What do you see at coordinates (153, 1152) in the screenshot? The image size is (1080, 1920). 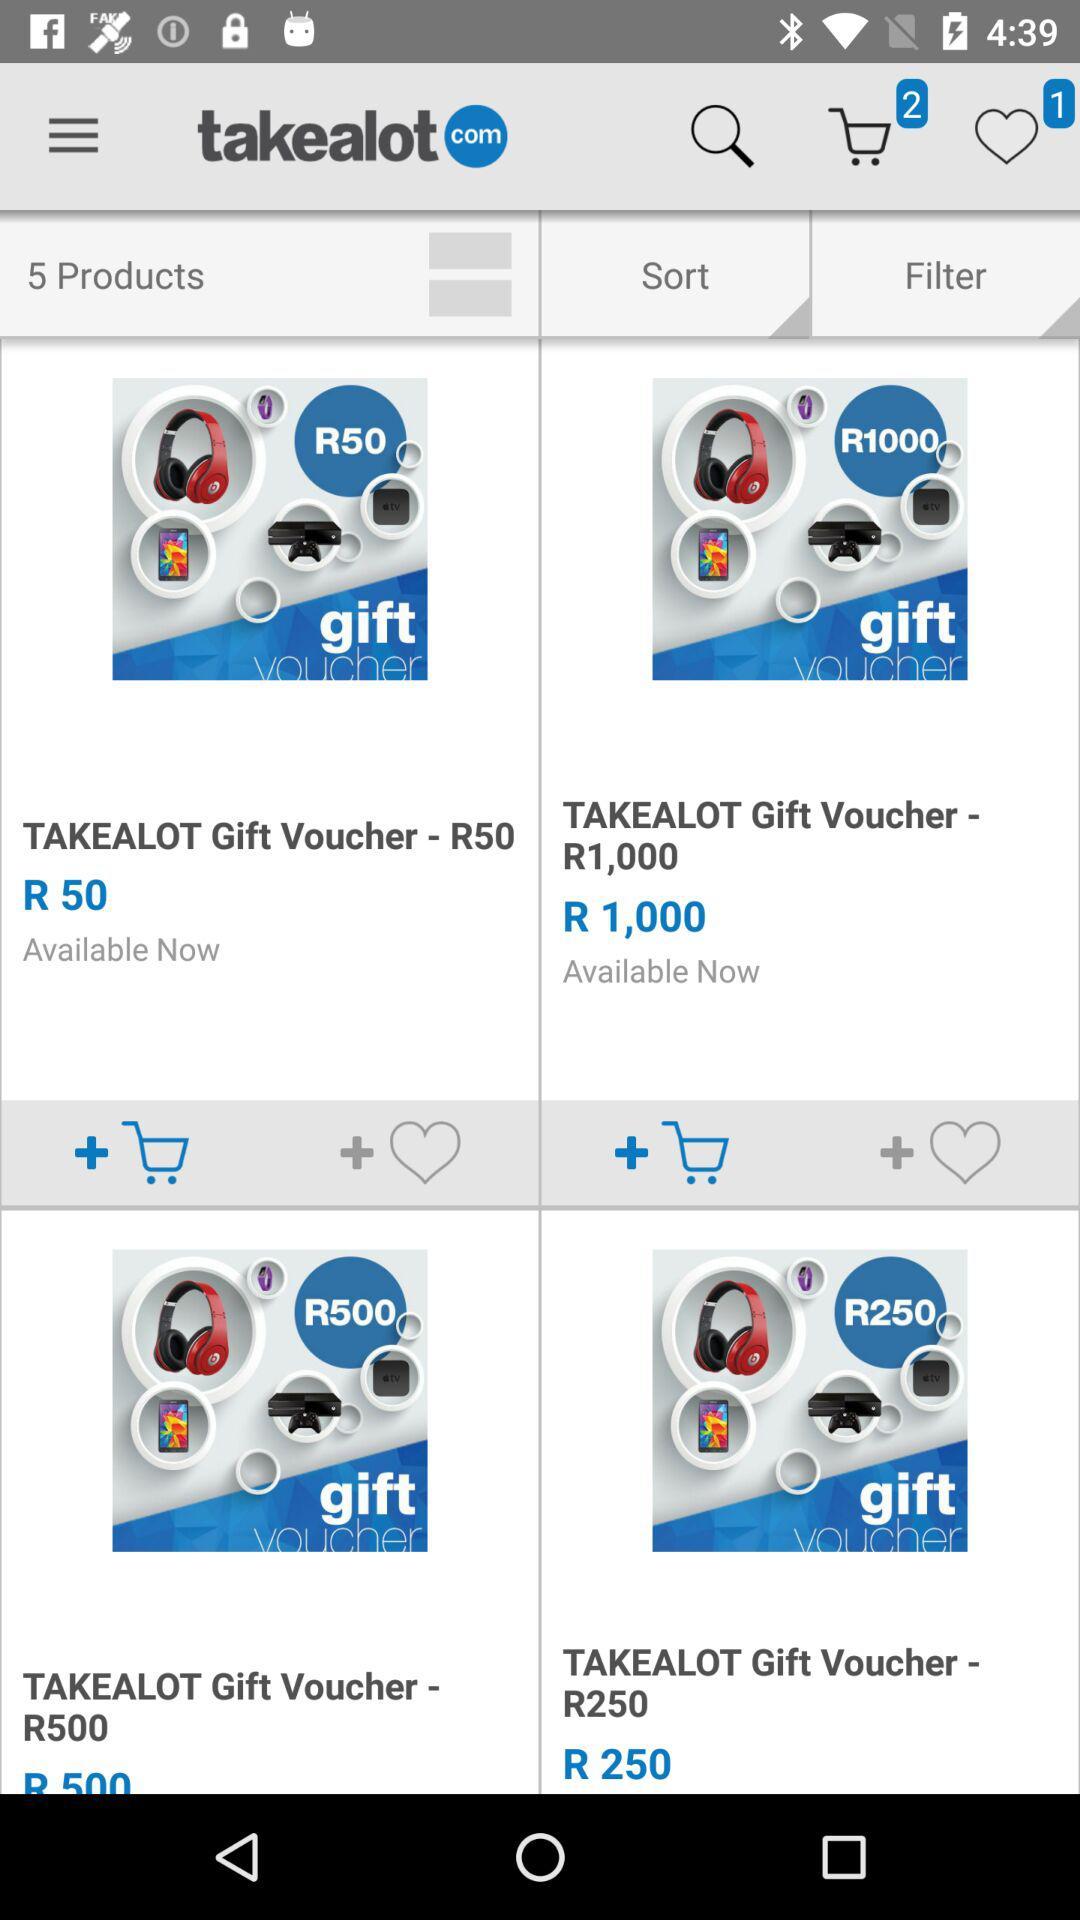 I see `the shopping cart option below r 50` at bounding box center [153, 1152].